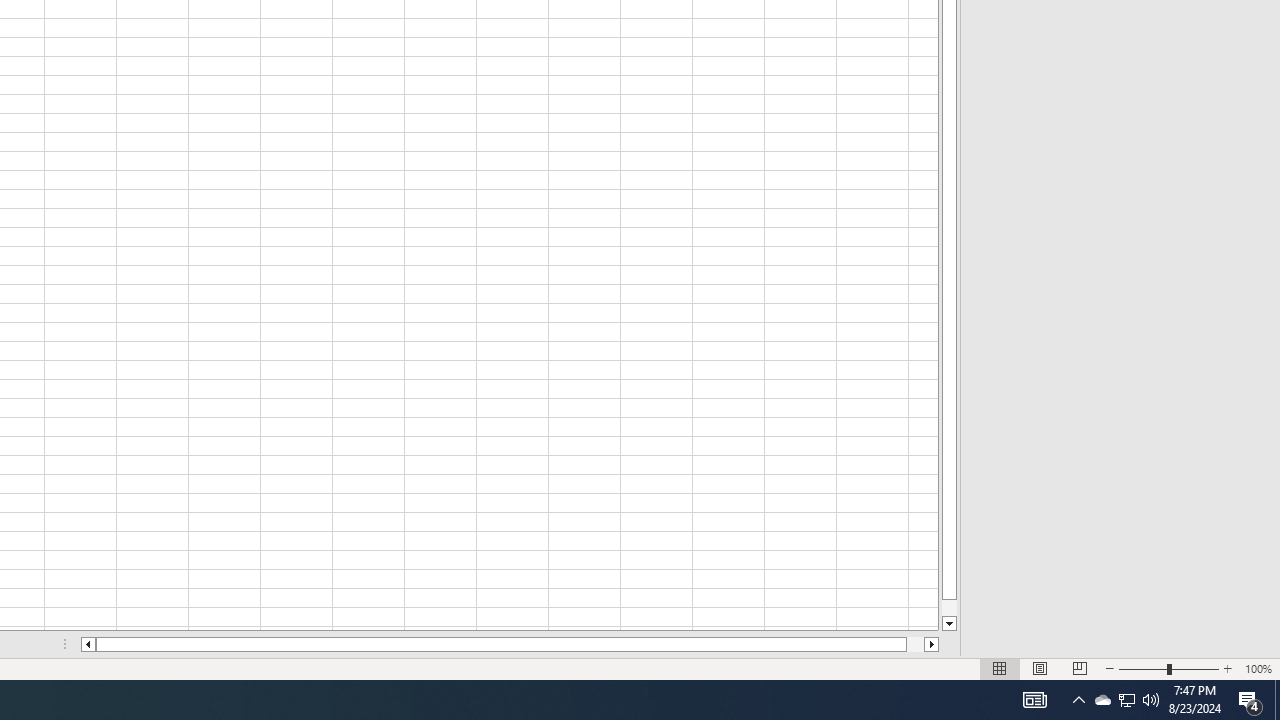 The height and width of the screenshot is (720, 1280). I want to click on 'Zoom Out', so click(1143, 669).